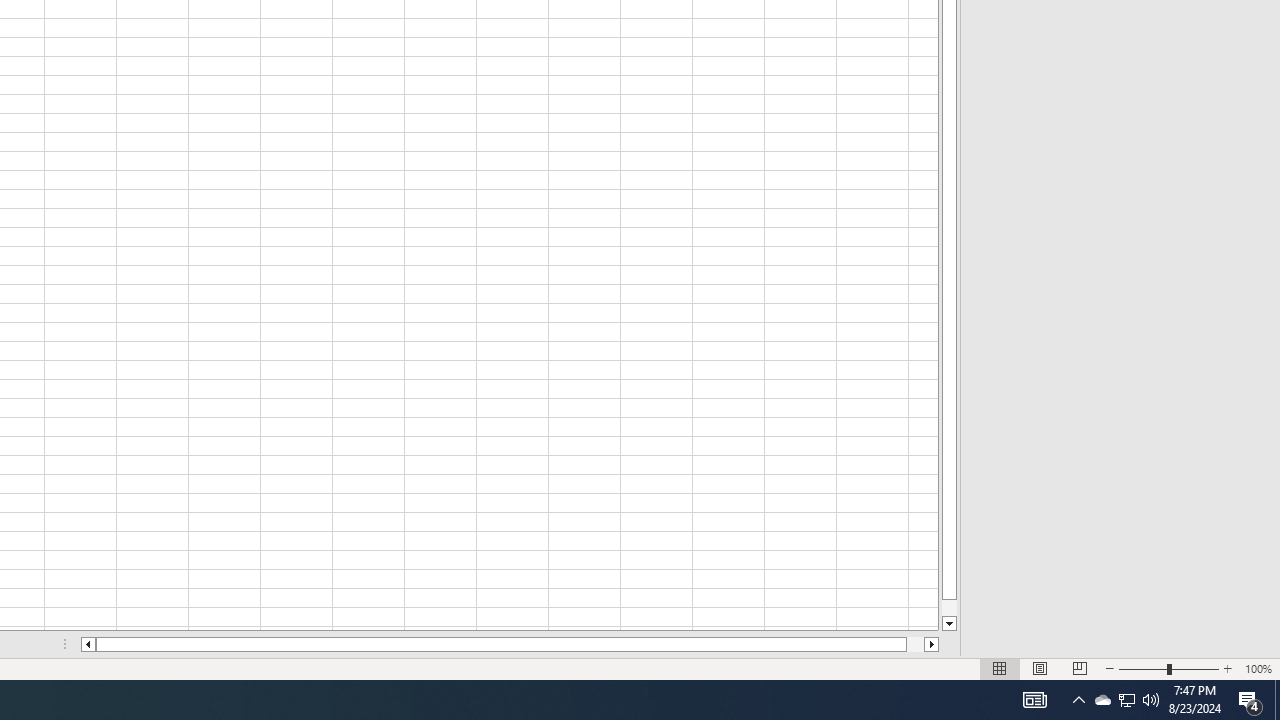 The height and width of the screenshot is (720, 1280). I want to click on 'Zoom Out', so click(1143, 669).